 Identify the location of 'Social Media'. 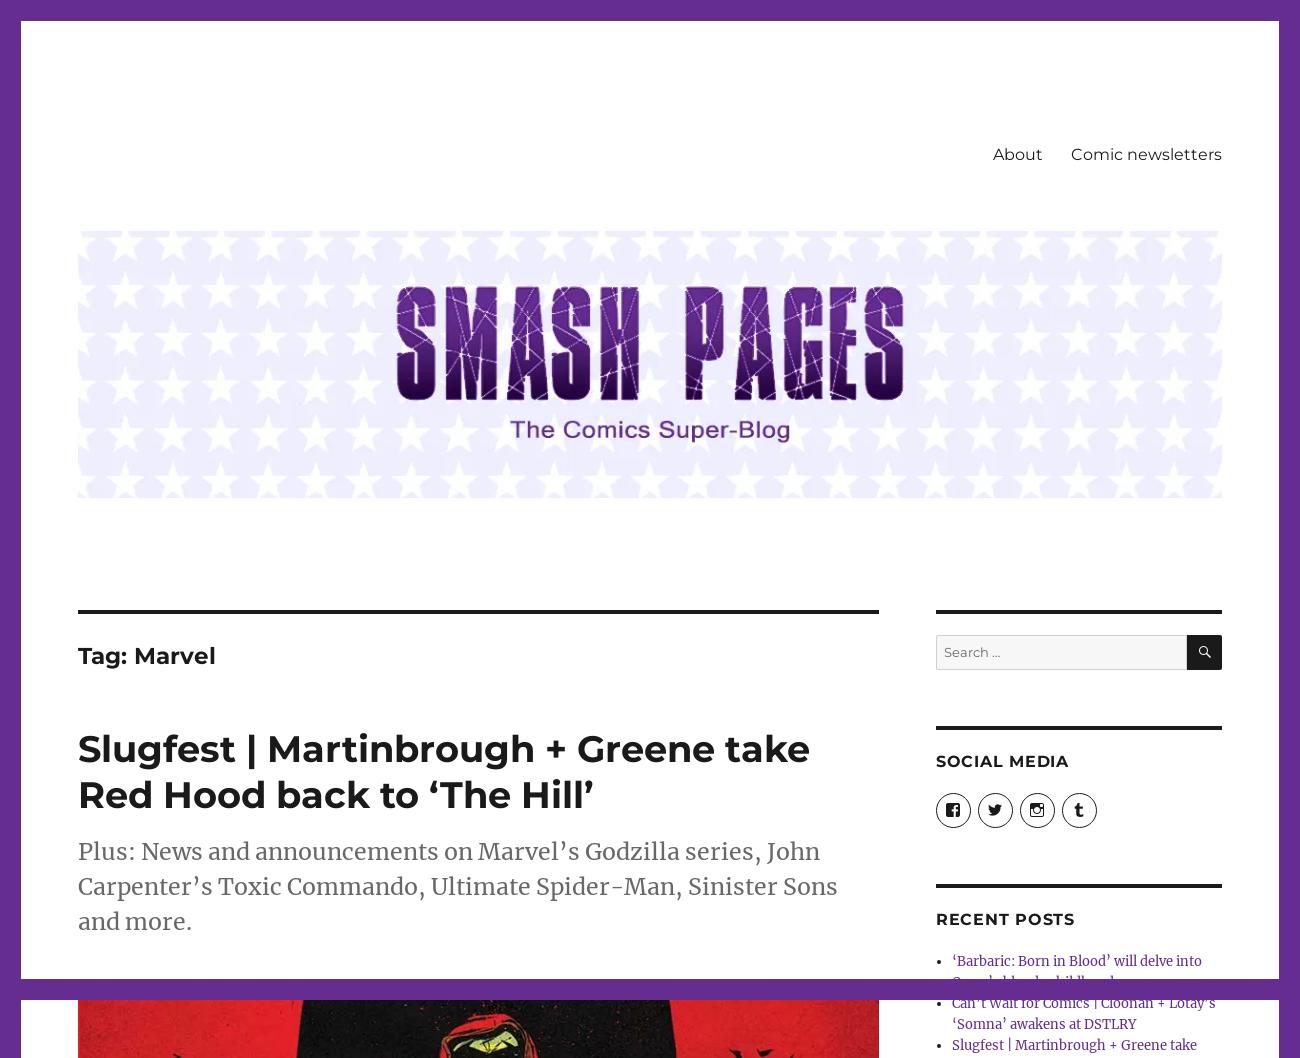
(1000, 760).